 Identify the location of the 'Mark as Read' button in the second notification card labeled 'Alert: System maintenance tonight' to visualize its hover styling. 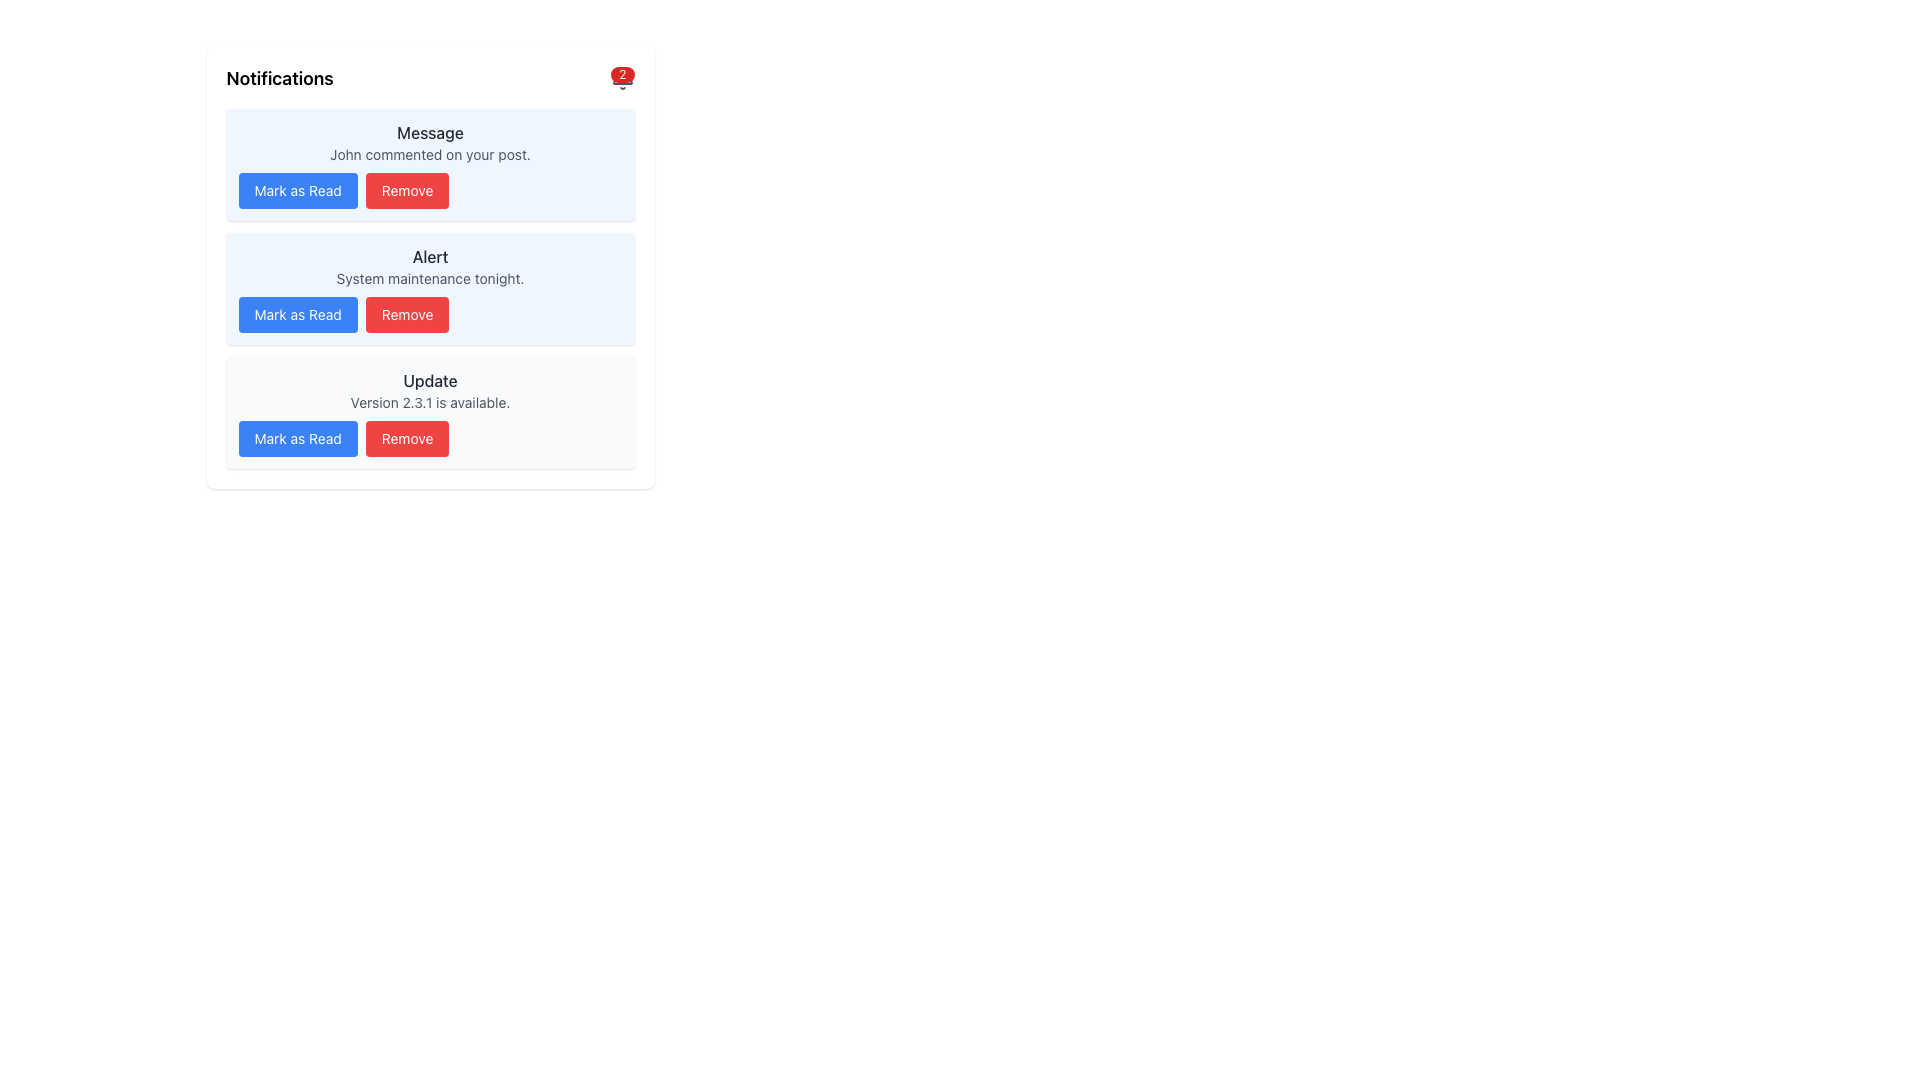
(297, 315).